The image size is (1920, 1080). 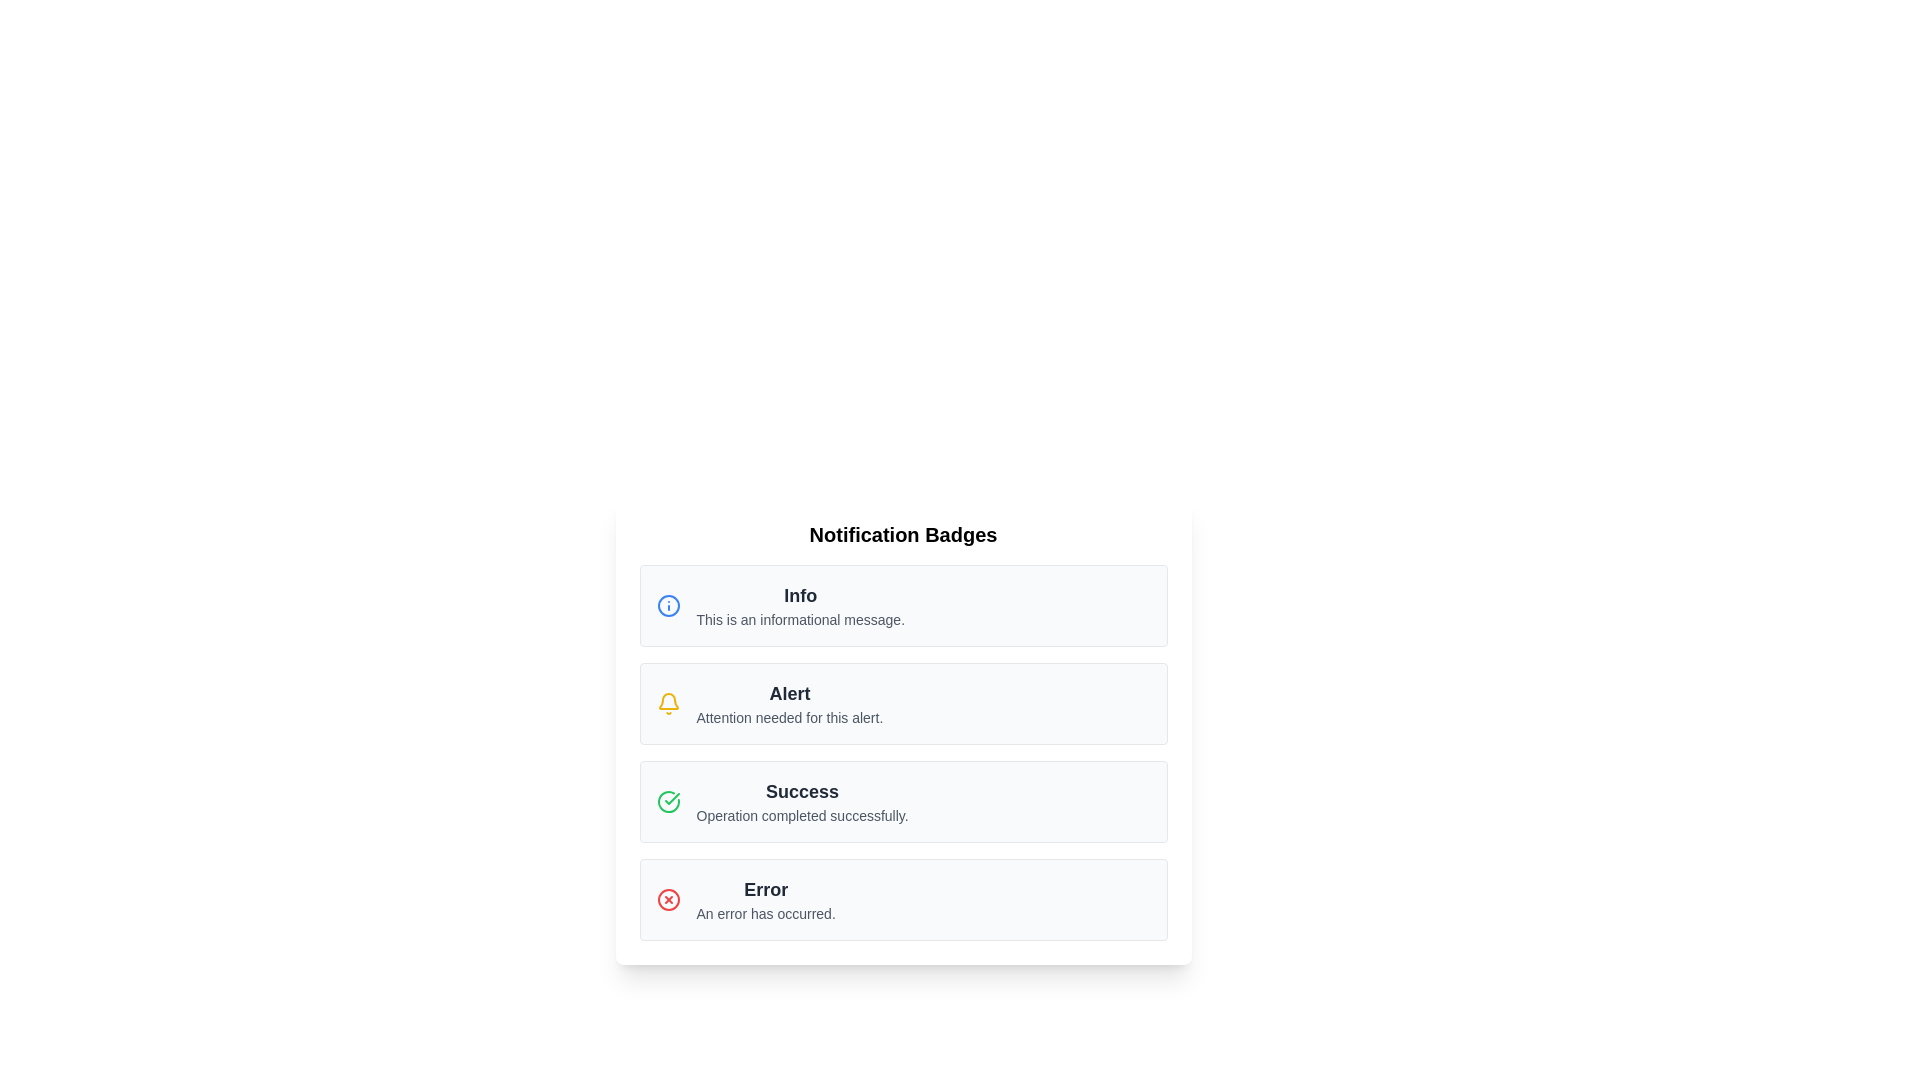 I want to click on the green checkmark icon that is part of the 'Success' notification badge, which visually aligns to the left side of the text 'Operation completed successfully.', so click(x=672, y=797).